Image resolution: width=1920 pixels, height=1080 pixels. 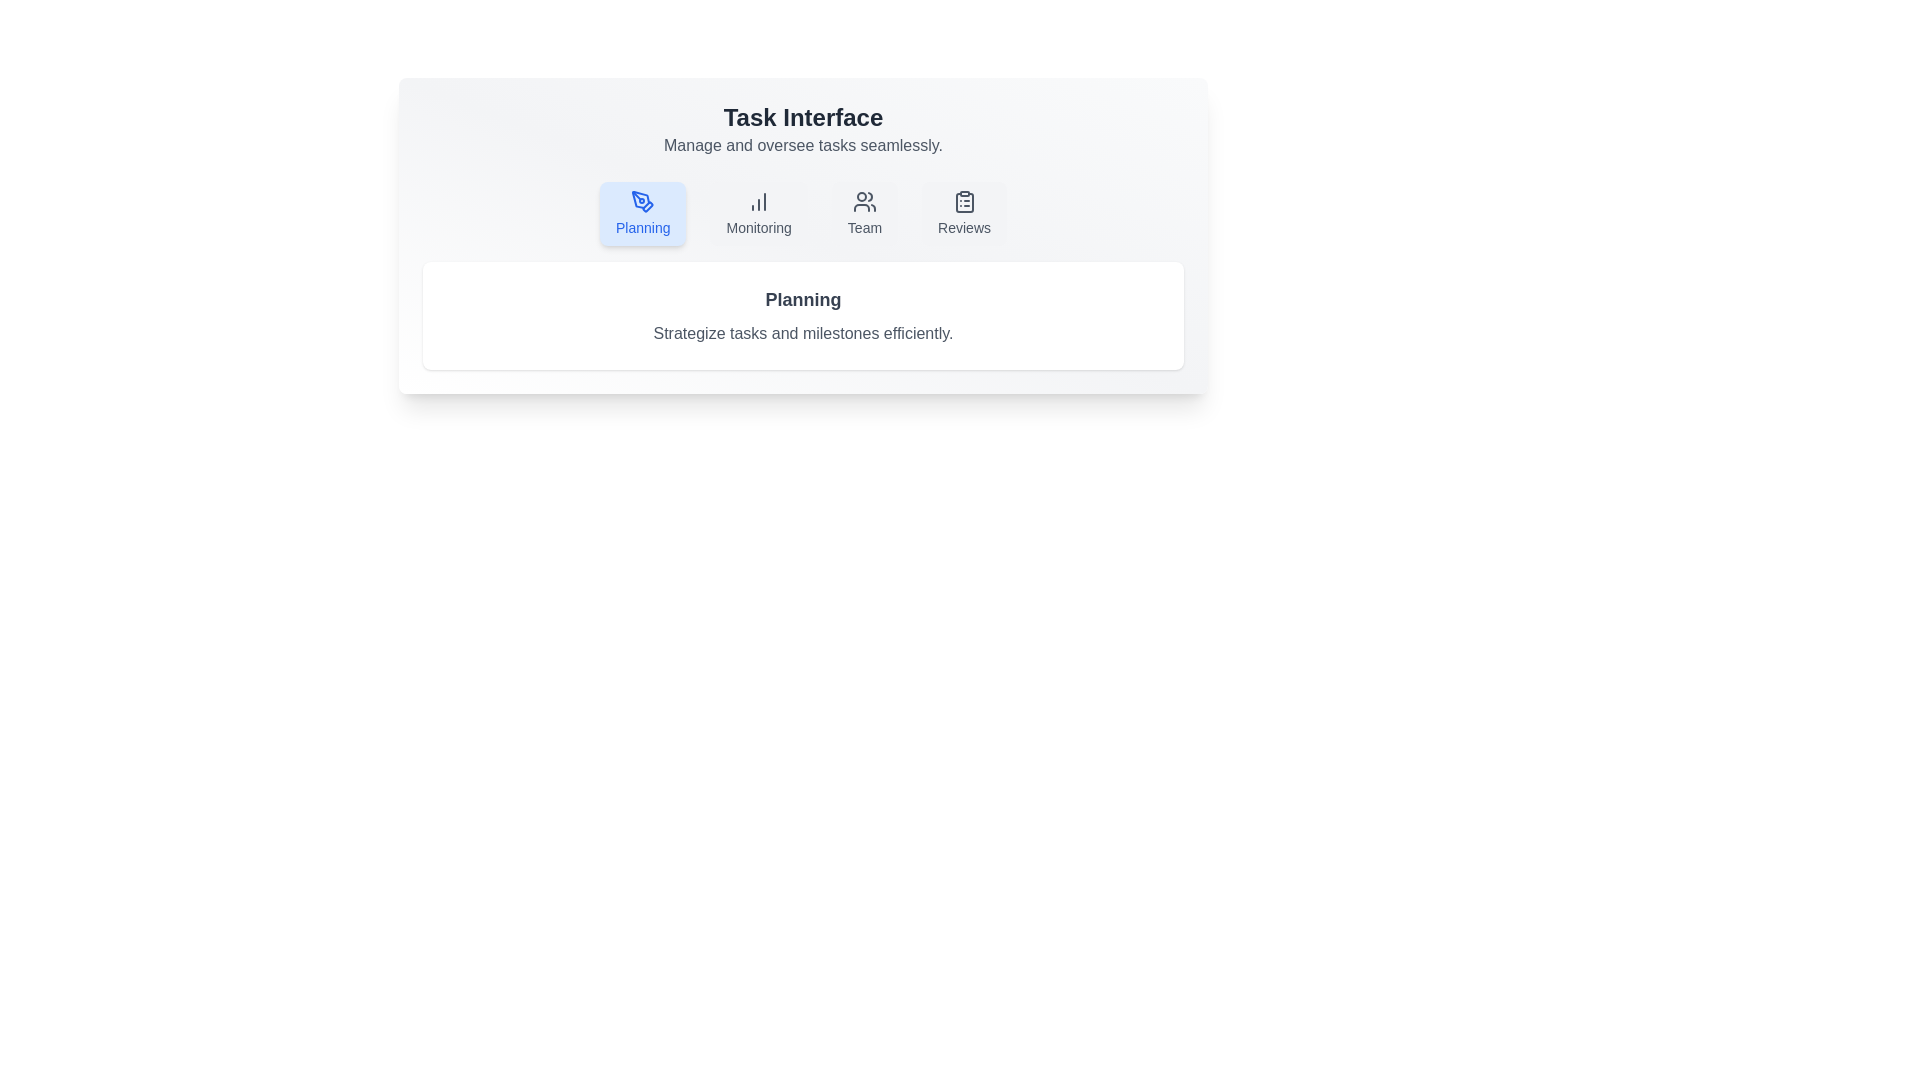 I want to click on the Planning tab to navigate to its content, so click(x=643, y=213).